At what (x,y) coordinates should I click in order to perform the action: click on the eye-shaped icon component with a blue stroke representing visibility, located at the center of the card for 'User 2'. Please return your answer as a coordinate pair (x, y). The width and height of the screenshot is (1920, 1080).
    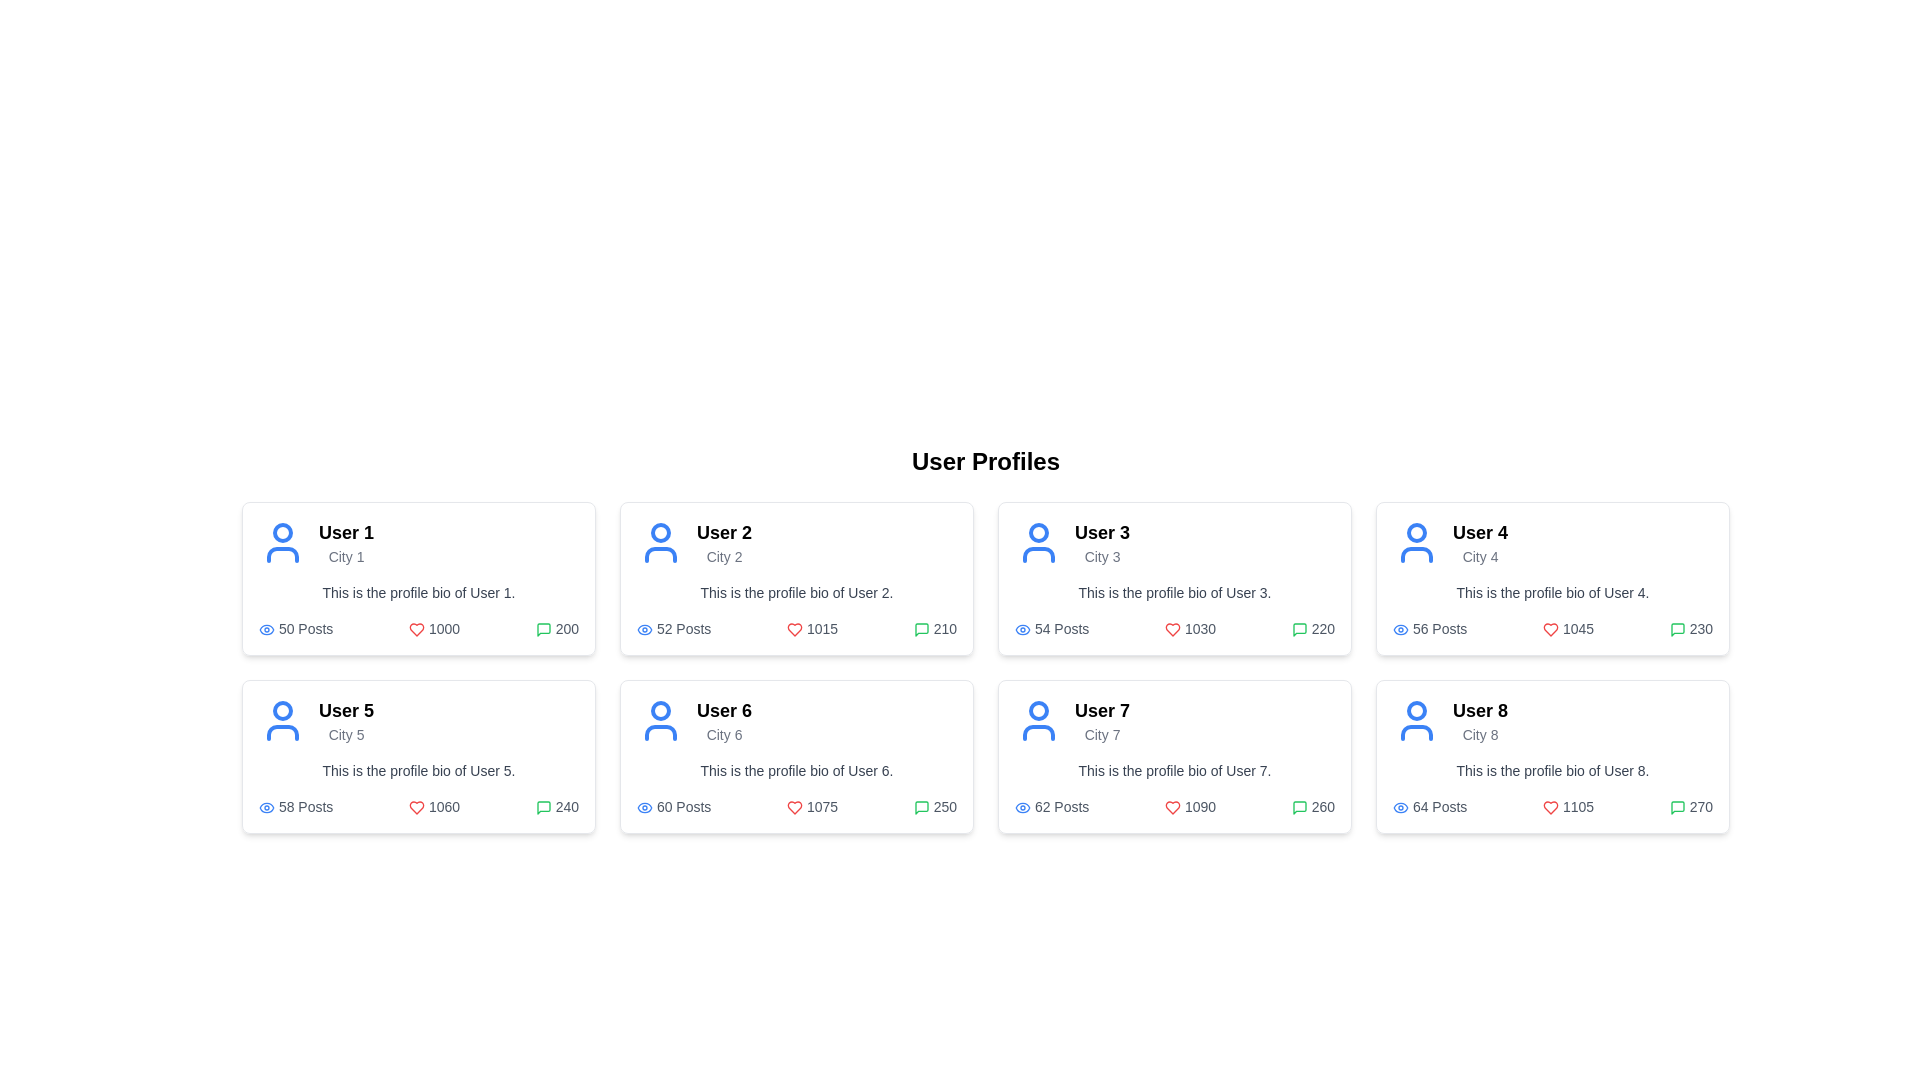
    Looking at the image, I should click on (644, 628).